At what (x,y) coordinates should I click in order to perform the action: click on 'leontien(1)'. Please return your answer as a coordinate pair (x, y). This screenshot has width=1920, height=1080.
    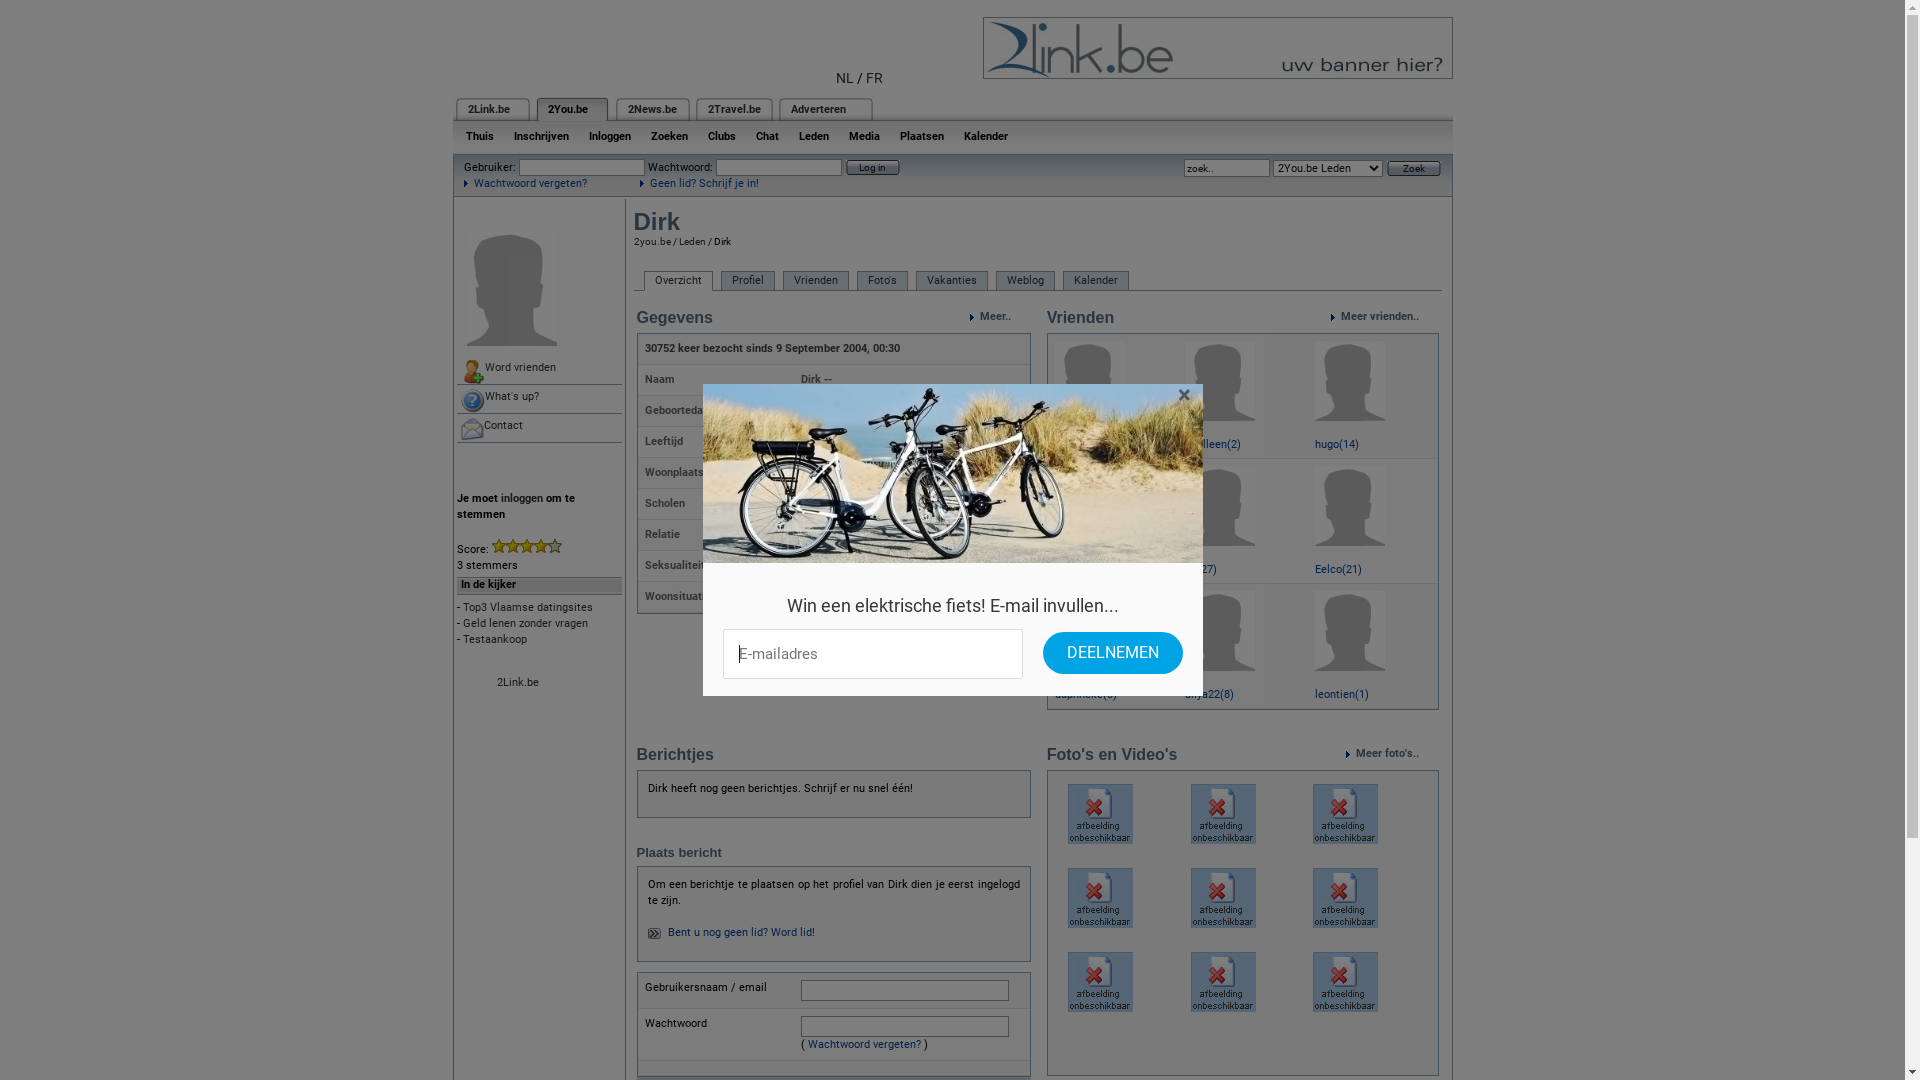
    Looking at the image, I should click on (1315, 693).